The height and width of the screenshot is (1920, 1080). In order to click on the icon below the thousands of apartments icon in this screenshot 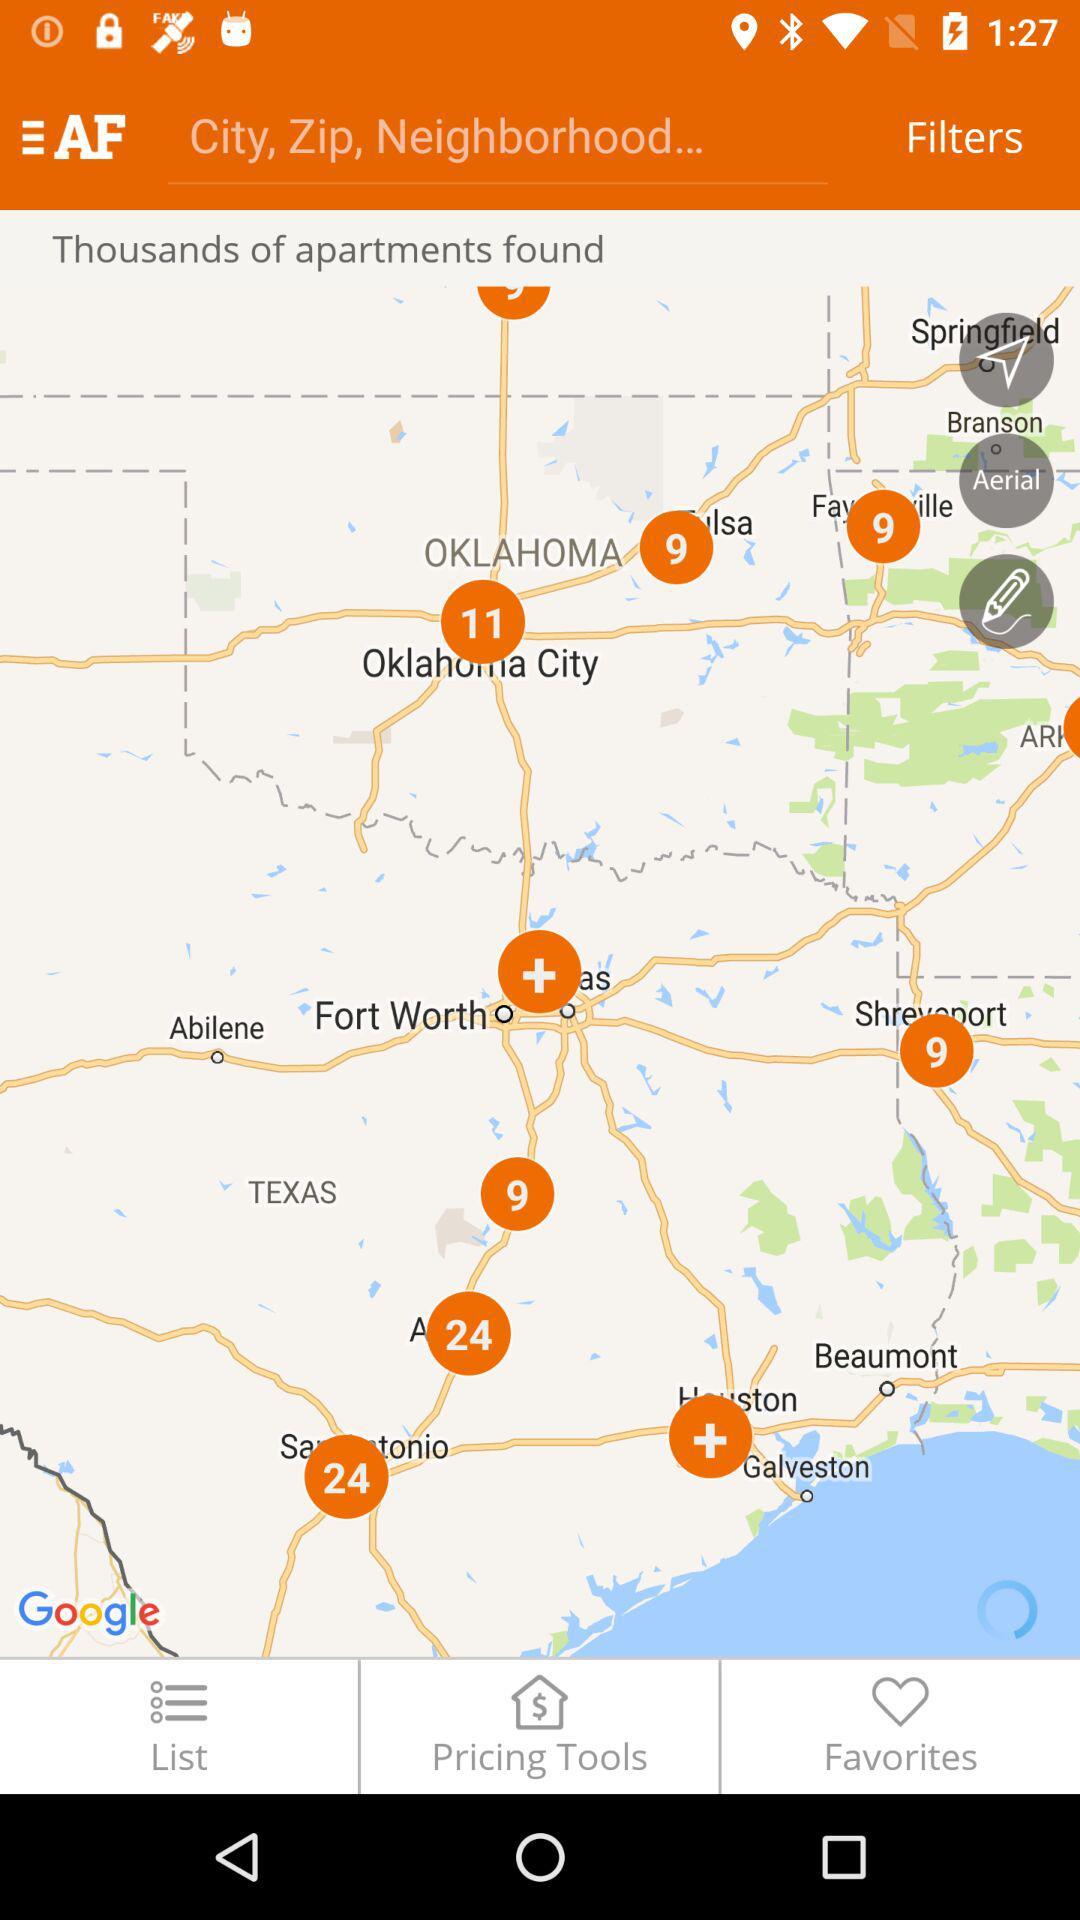, I will do `click(540, 971)`.